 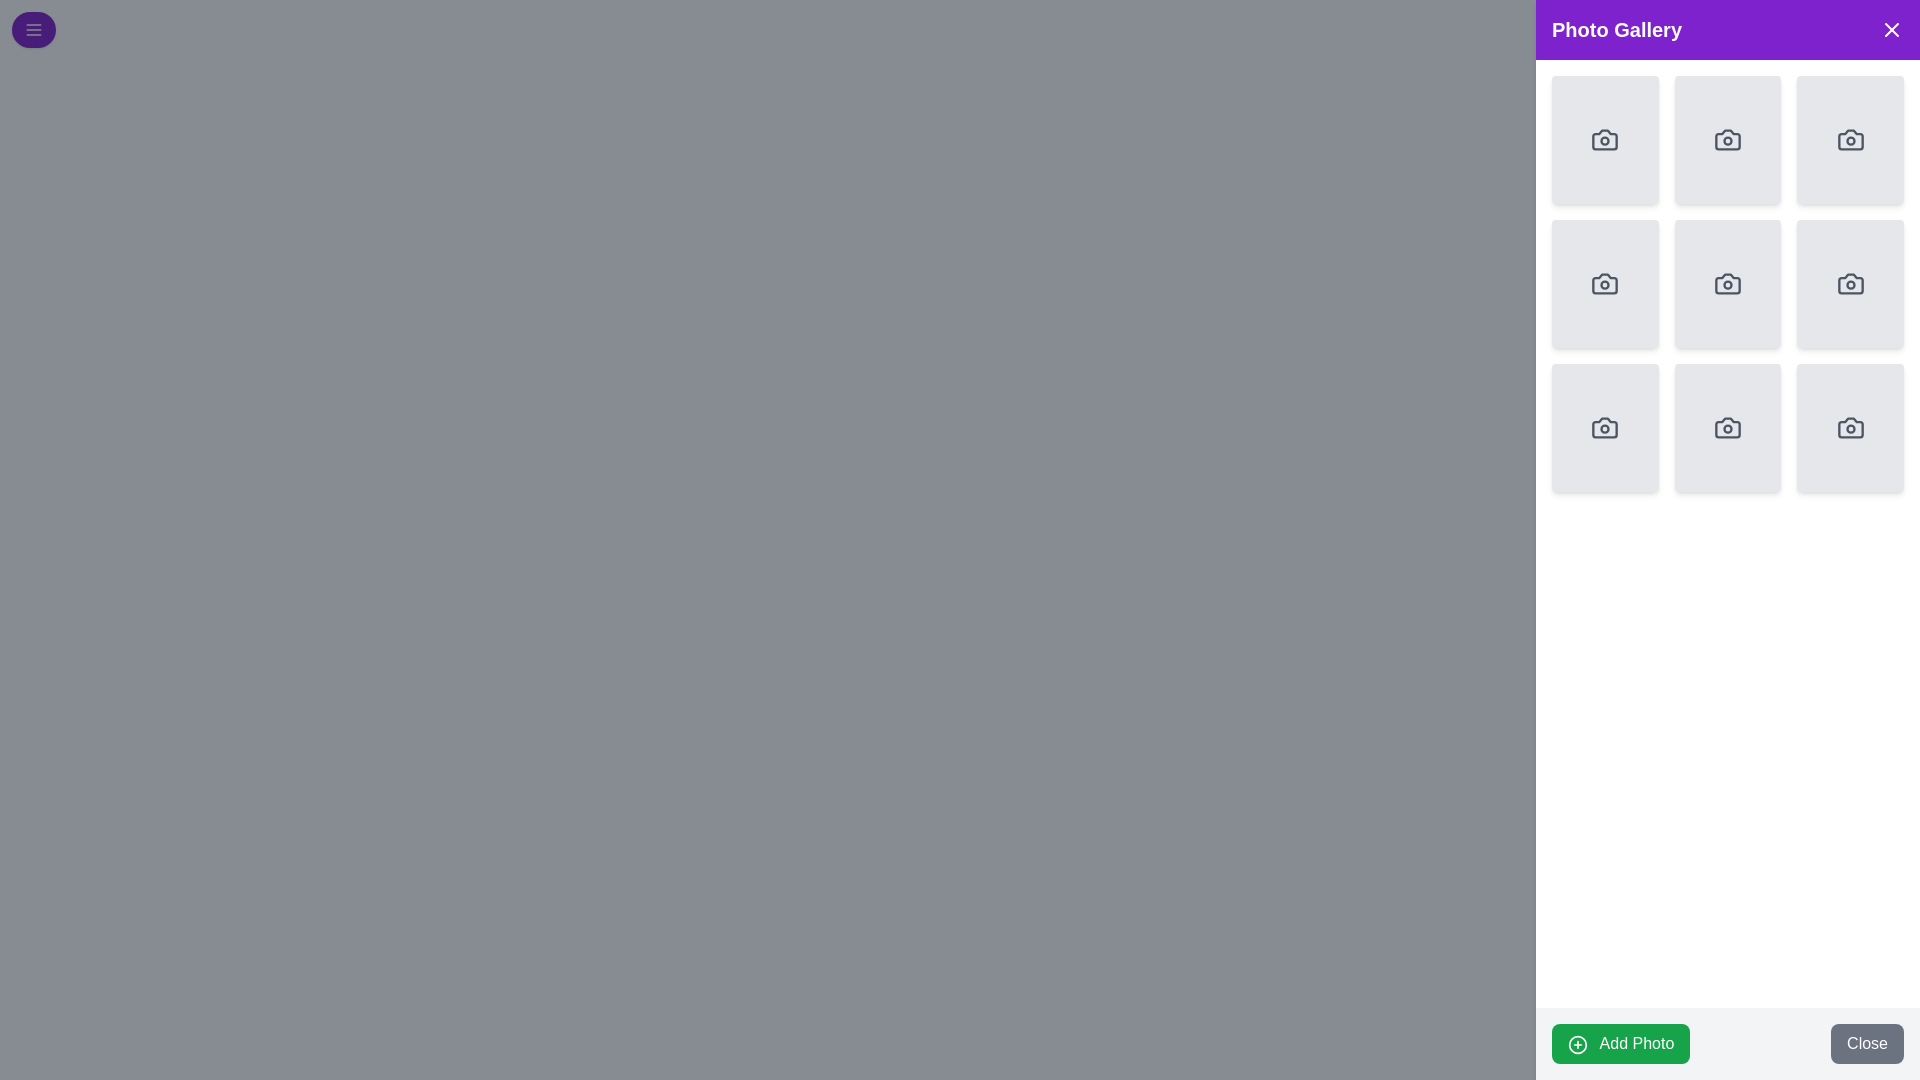 What do you see at coordinates (1890, 30) in the screenshot?
I see `the close button located at the top-right corner of the 'Photo Gallery' header` at bounding box center [1890, 30].